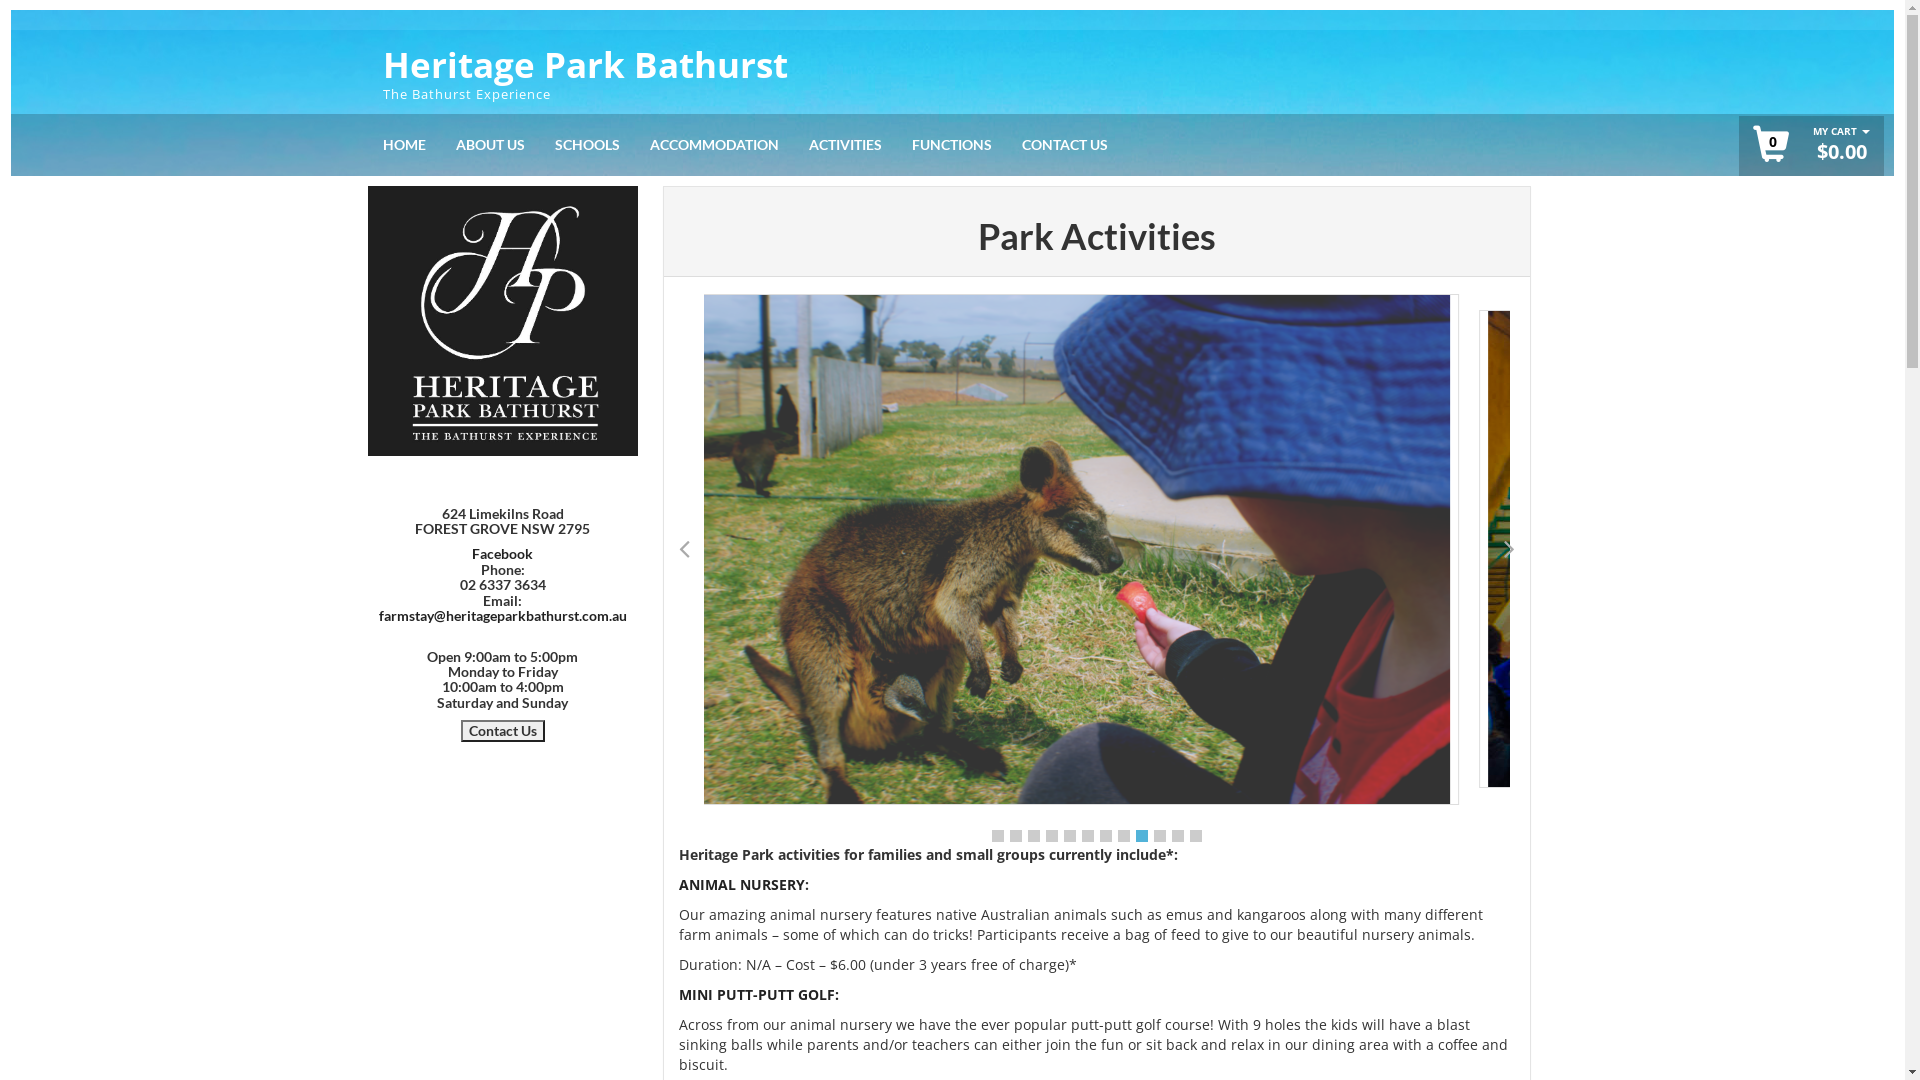  Describe the element at coordinates (1104, 836) in the screenshot. I see `'7'` at that location.